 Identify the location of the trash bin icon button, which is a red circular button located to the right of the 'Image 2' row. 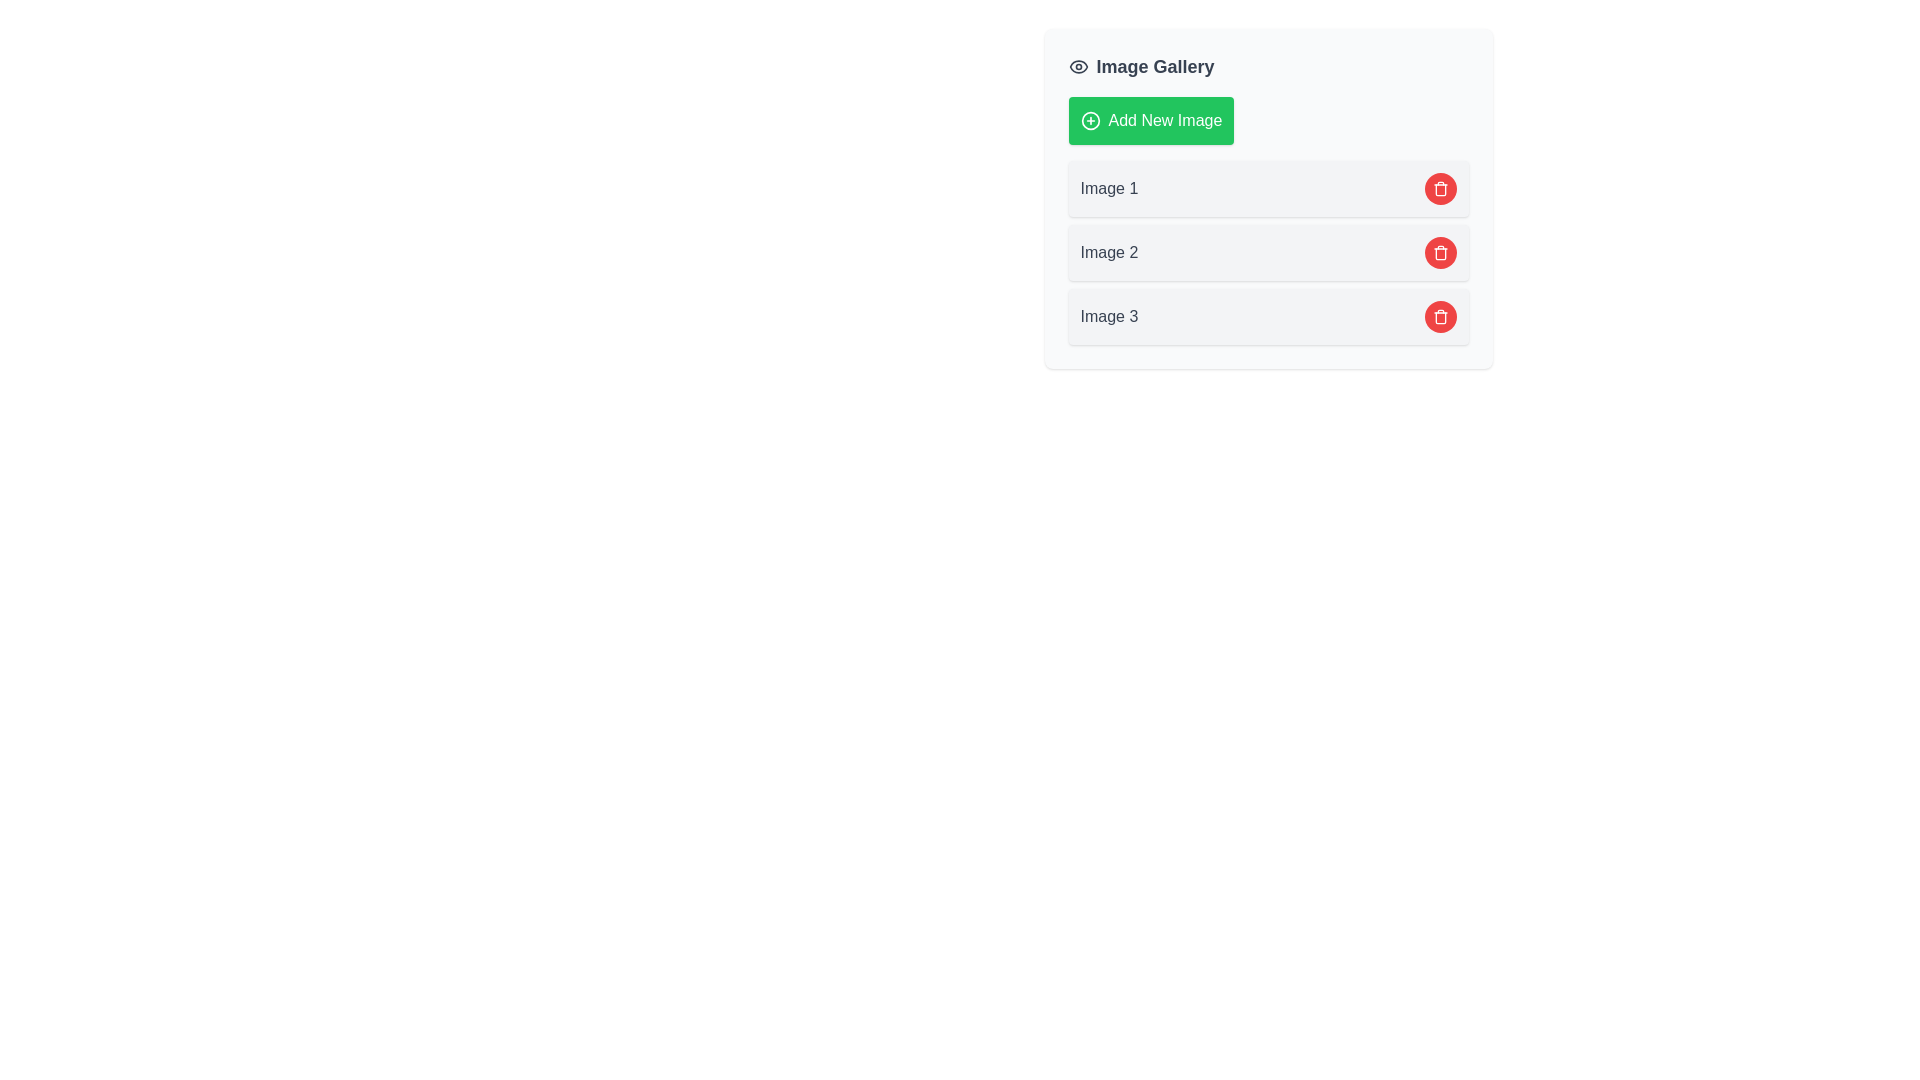
(1440, 315).